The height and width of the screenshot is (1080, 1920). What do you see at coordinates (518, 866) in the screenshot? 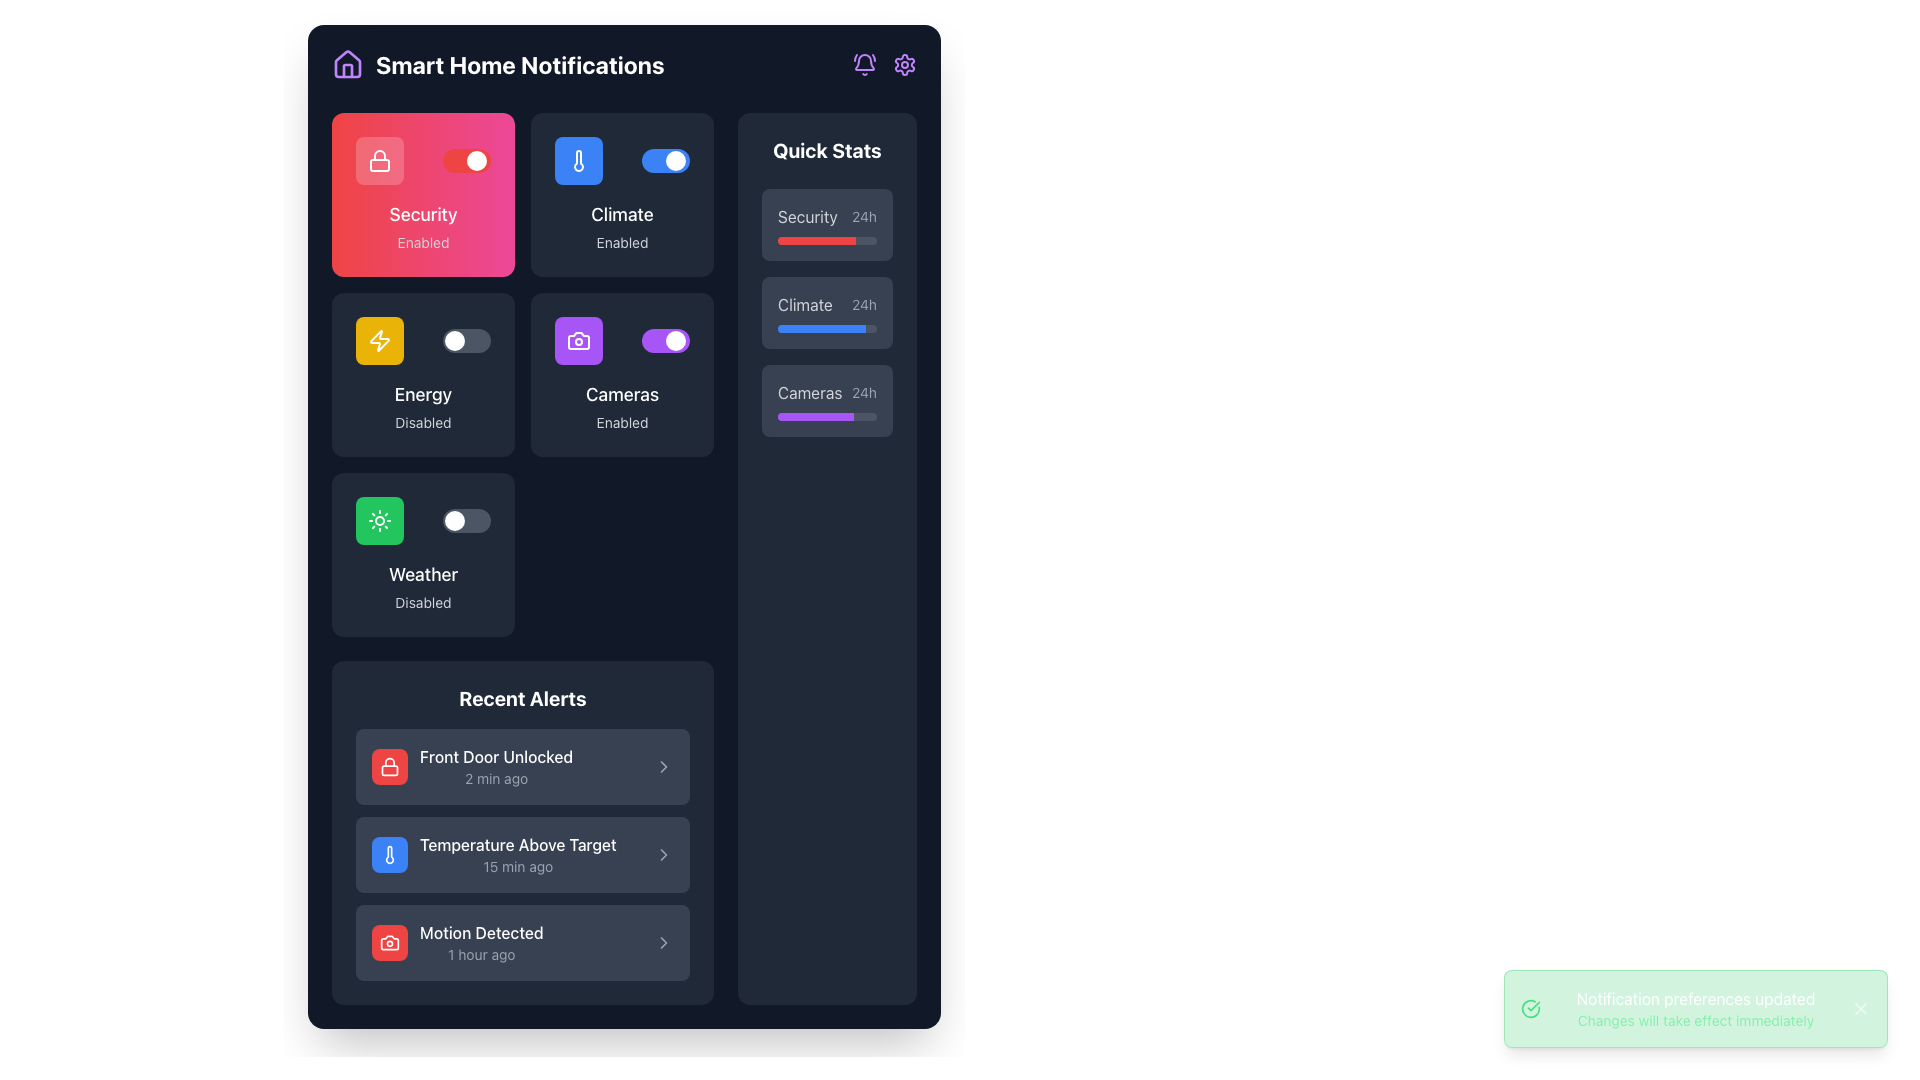
I see `text of the label that indicates the timestamp for the 'Temperature Above Target' alert, located in the second card of the 'Recent Alerts' section, below the text 'Temperature Above Target'` at bounding box center [518, 866].